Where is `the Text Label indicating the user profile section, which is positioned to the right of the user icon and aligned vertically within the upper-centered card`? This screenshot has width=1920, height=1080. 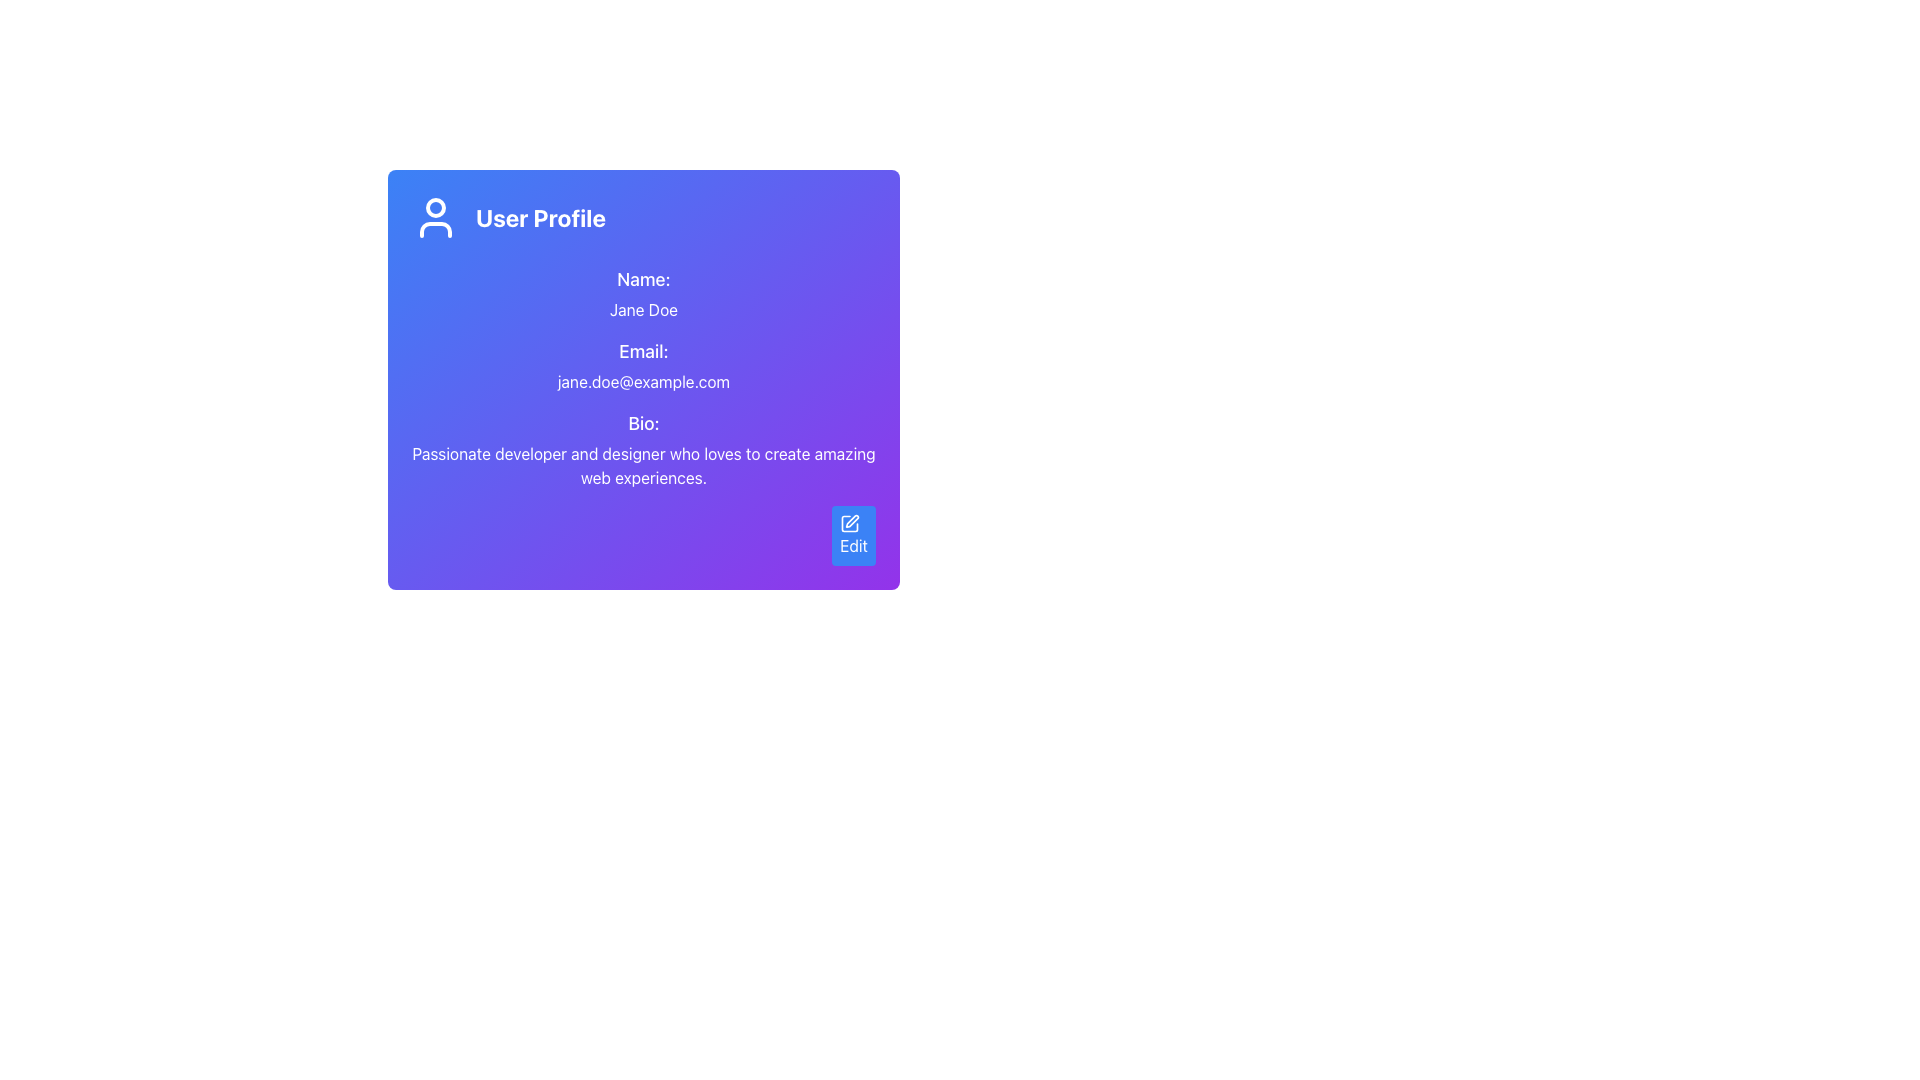
the Text Label indicating the user profile section, which is positioned to the right of the user icon and aligned vertically within the upper-centered card is located at coordinates (541, 218).